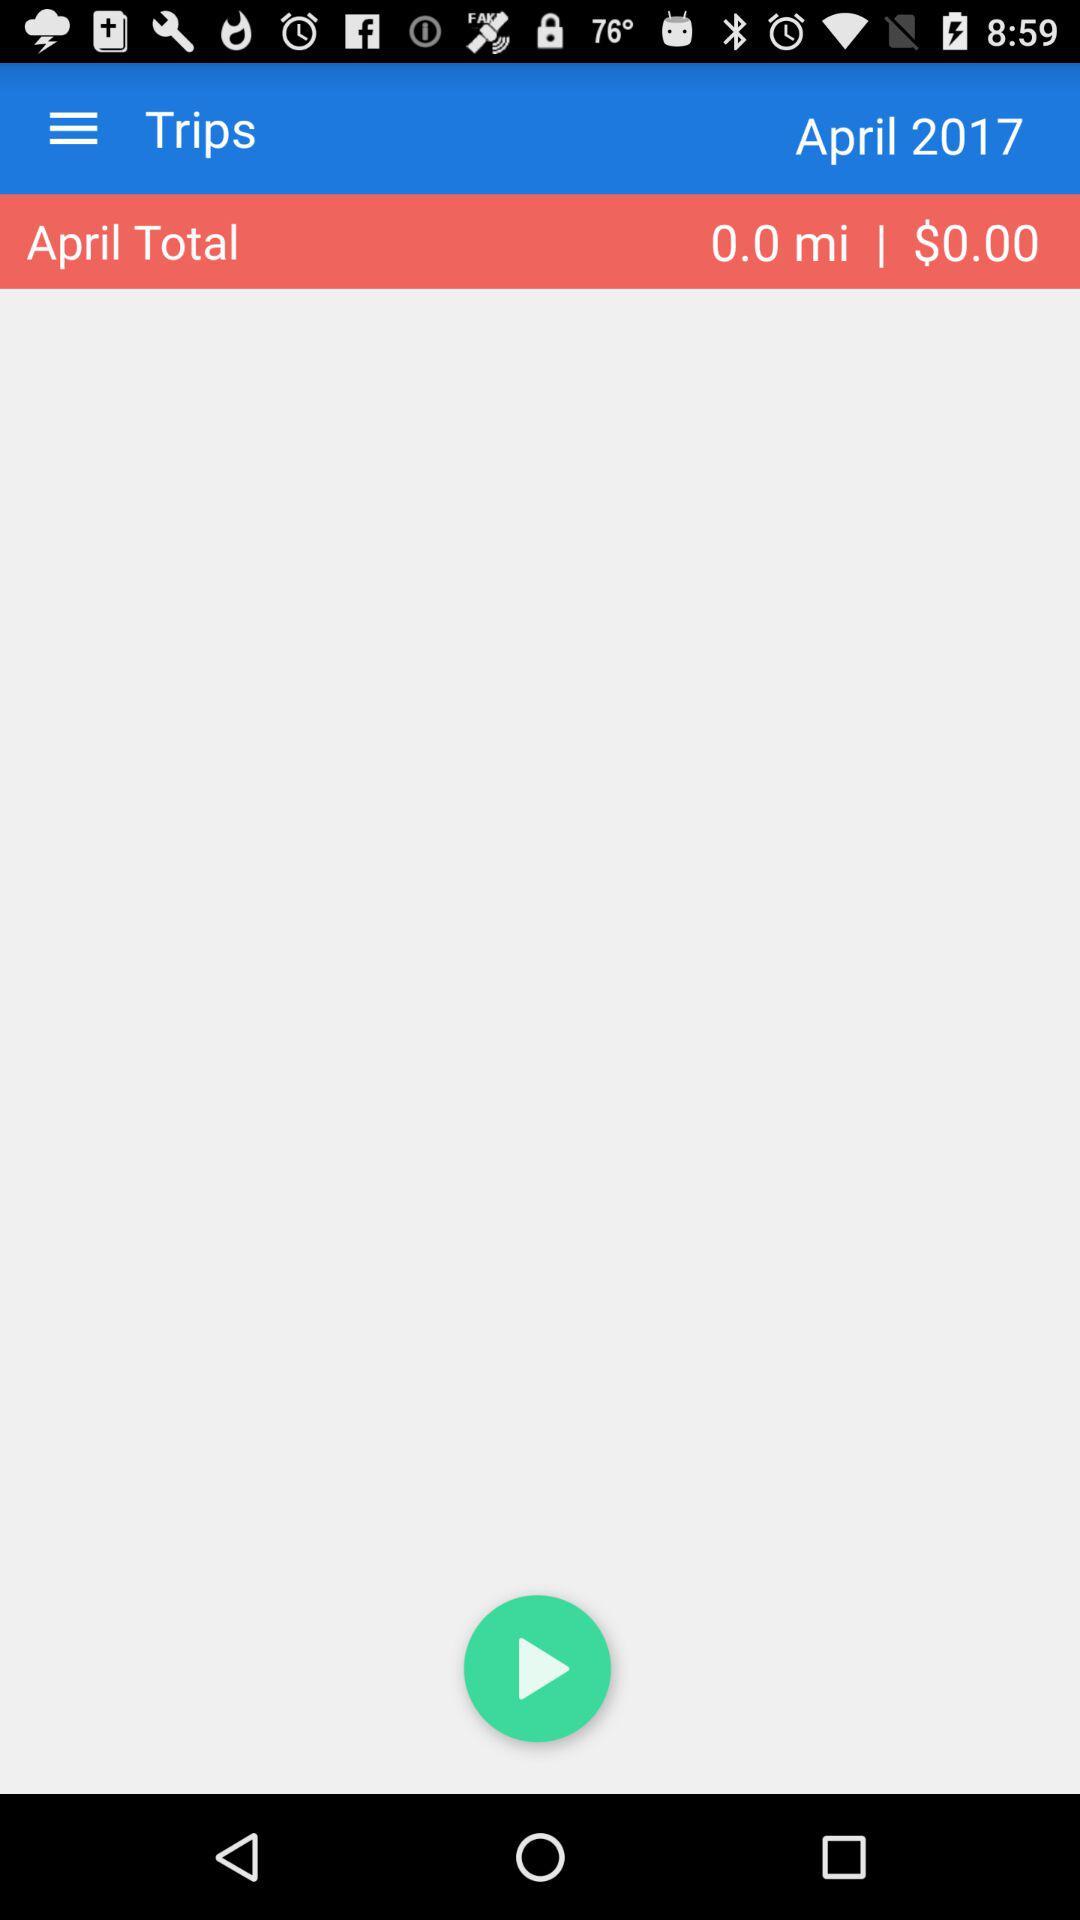 The image size is (1080, 1920). What do you see at coordinates (874, 240) in the screenshot?
I see `the item to the right of april total icon` at bounding box center [874, 240].